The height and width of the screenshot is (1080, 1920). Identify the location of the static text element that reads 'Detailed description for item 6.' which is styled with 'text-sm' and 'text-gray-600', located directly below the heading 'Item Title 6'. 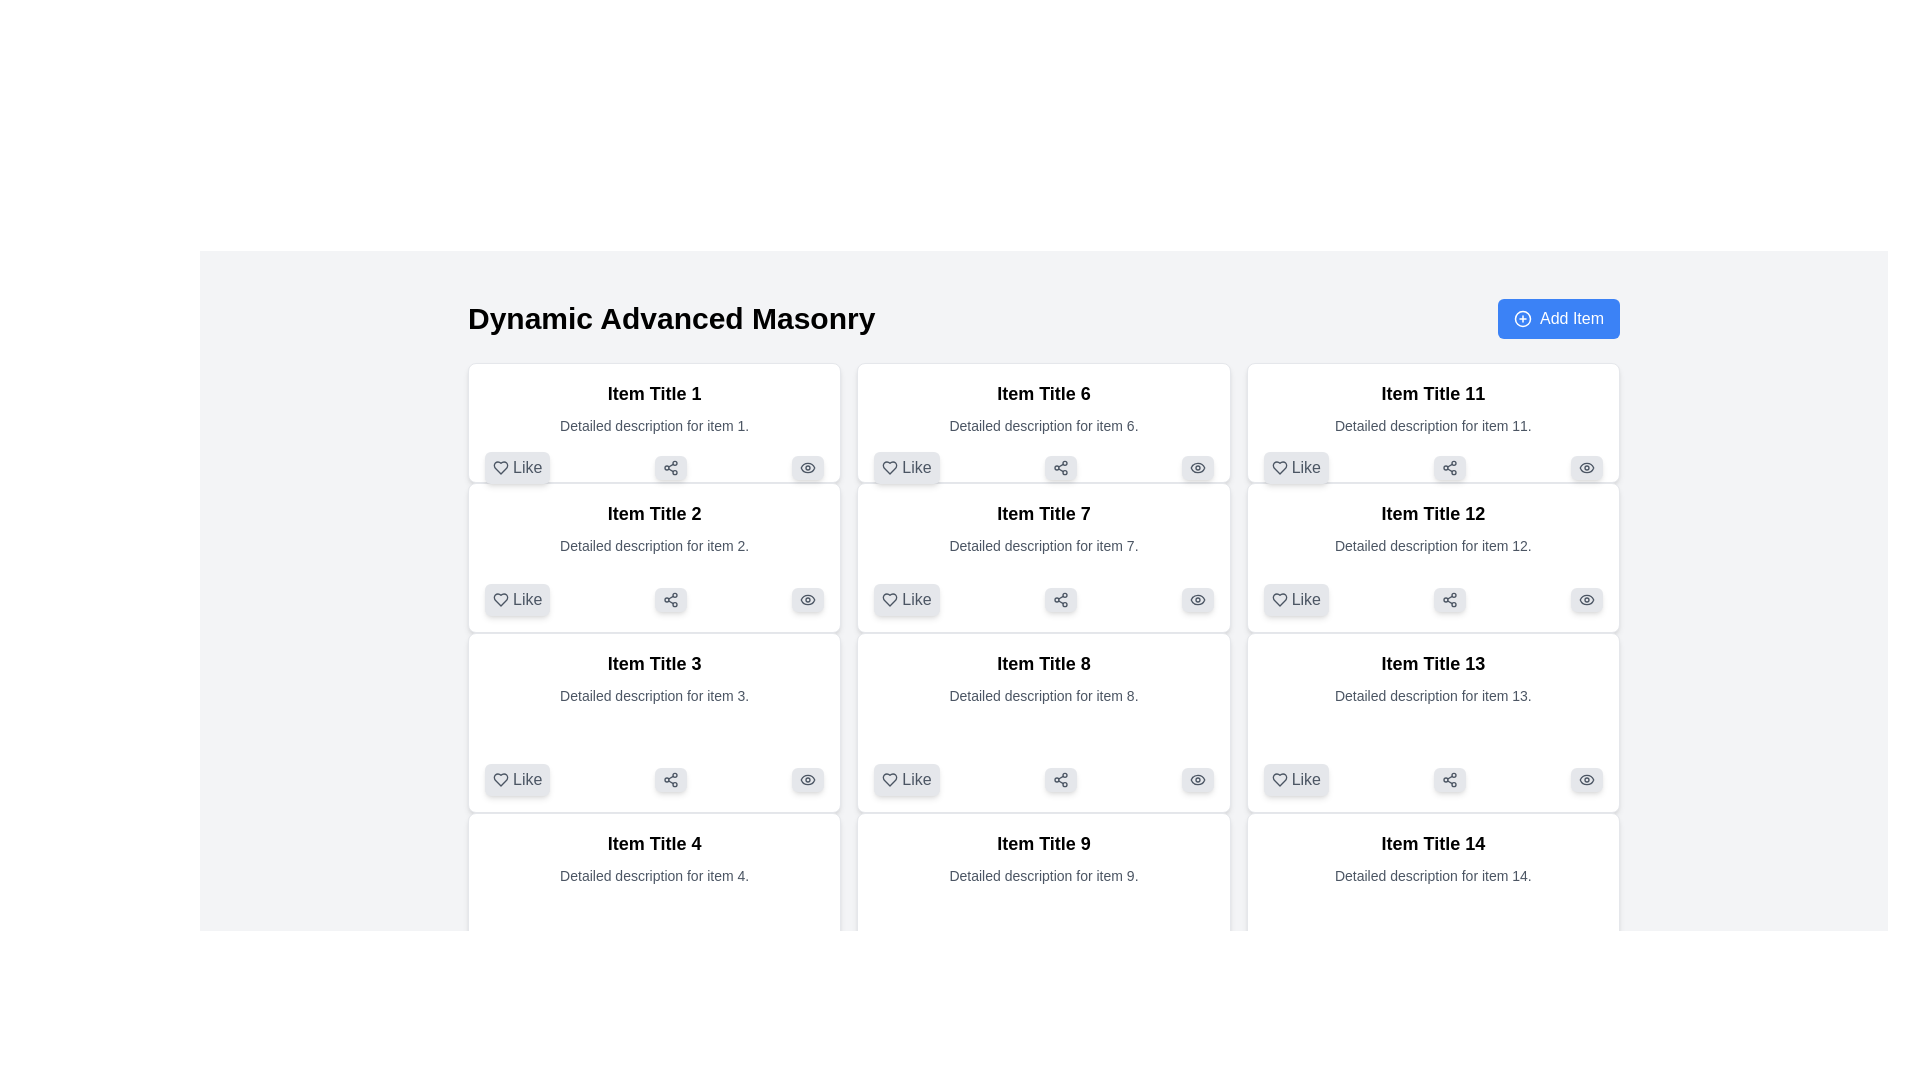
(1042, 424).